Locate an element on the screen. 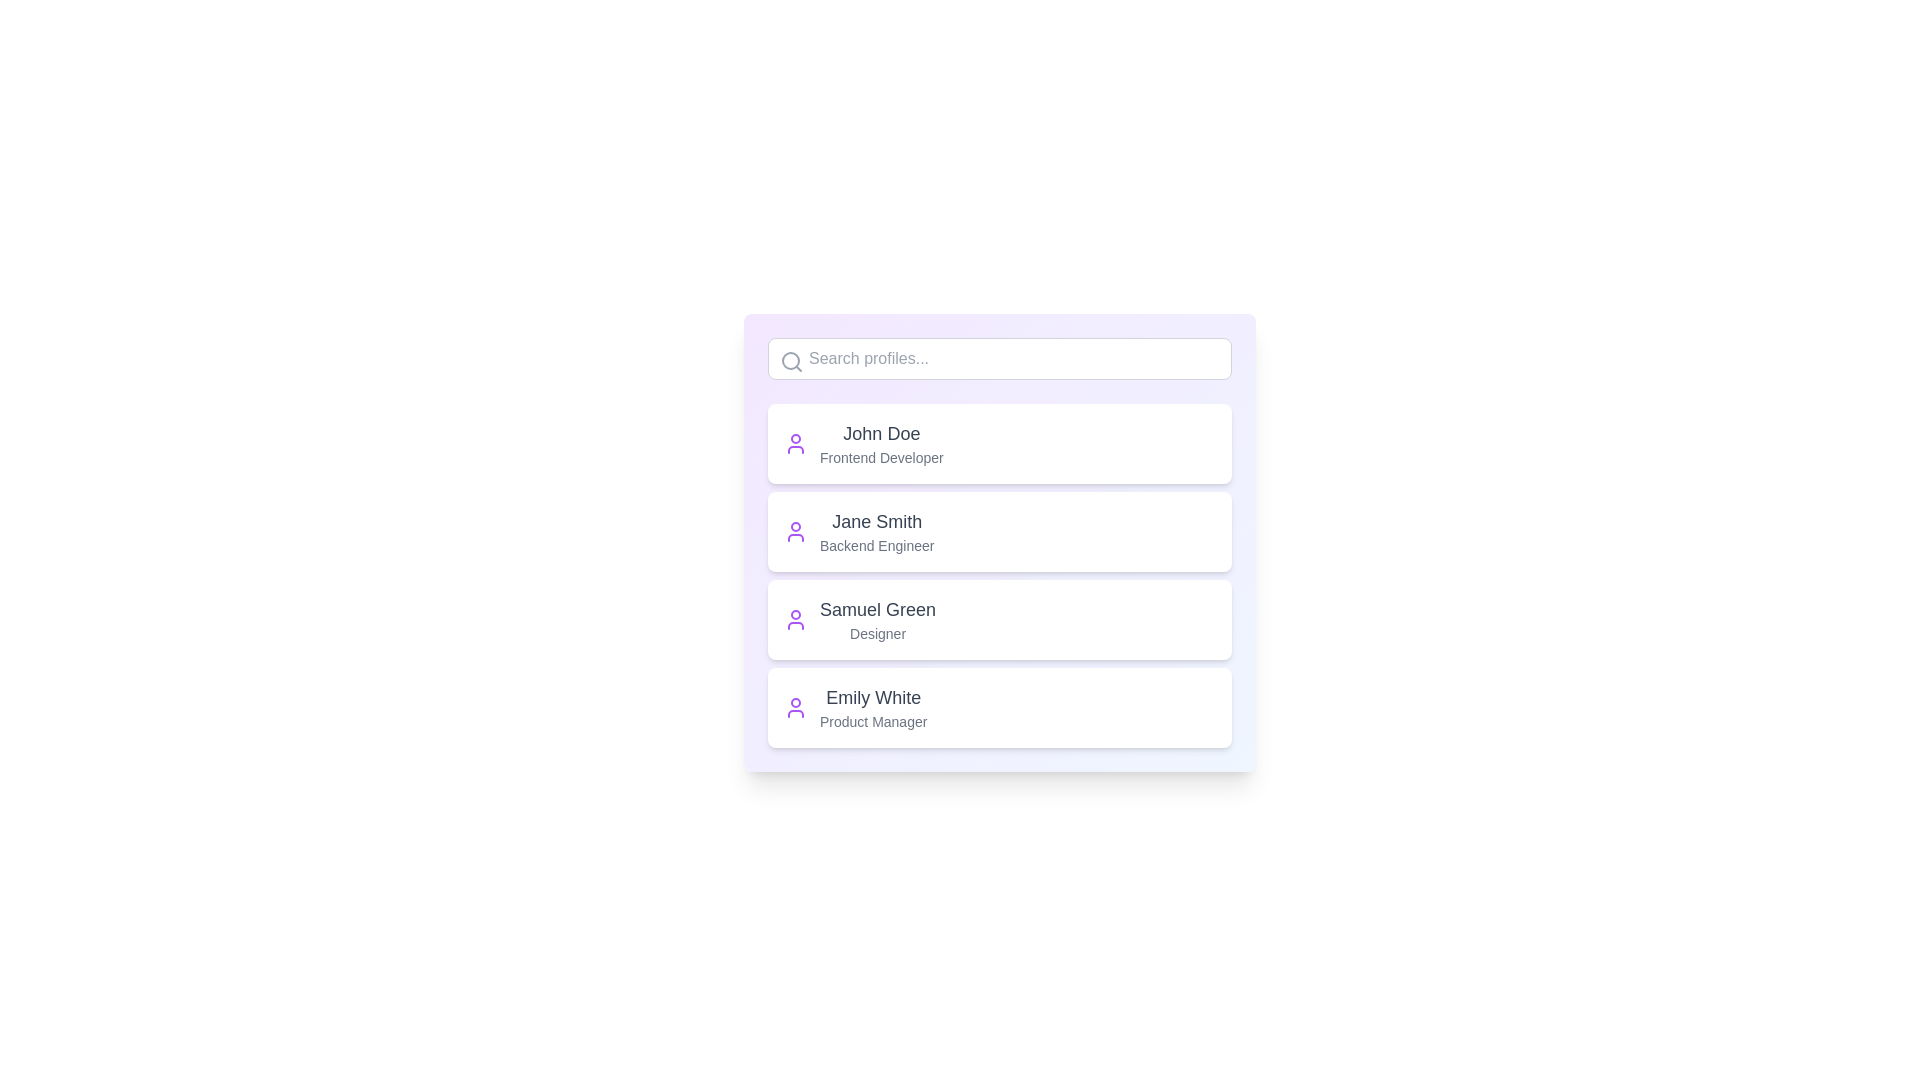  the purple outlined user icon representing 'Samuel Green', which is located in the third visible list item of user profiles, positioned to the left of the text 'Samuel Green' and 'Designer' is located at coordinates (795, 619).